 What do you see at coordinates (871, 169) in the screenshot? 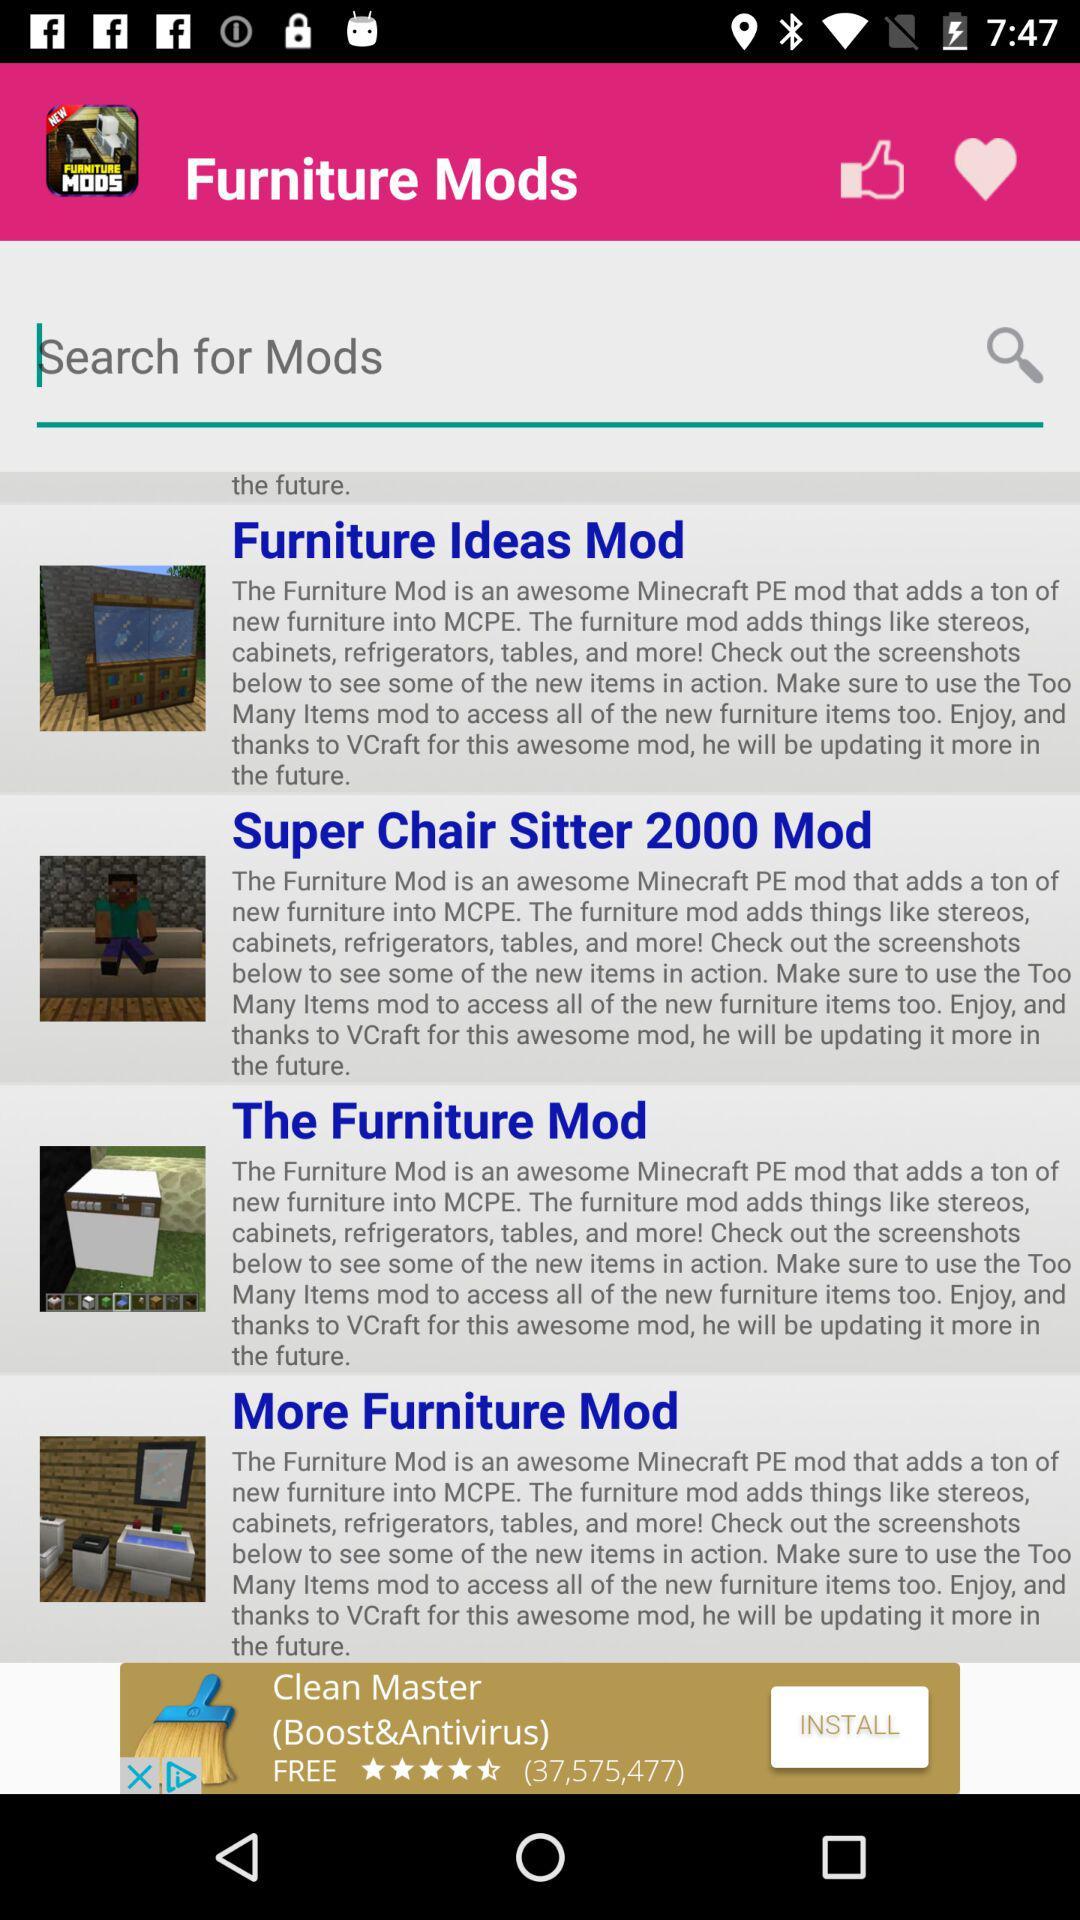
I see `like` at bounding box center [871, 169].